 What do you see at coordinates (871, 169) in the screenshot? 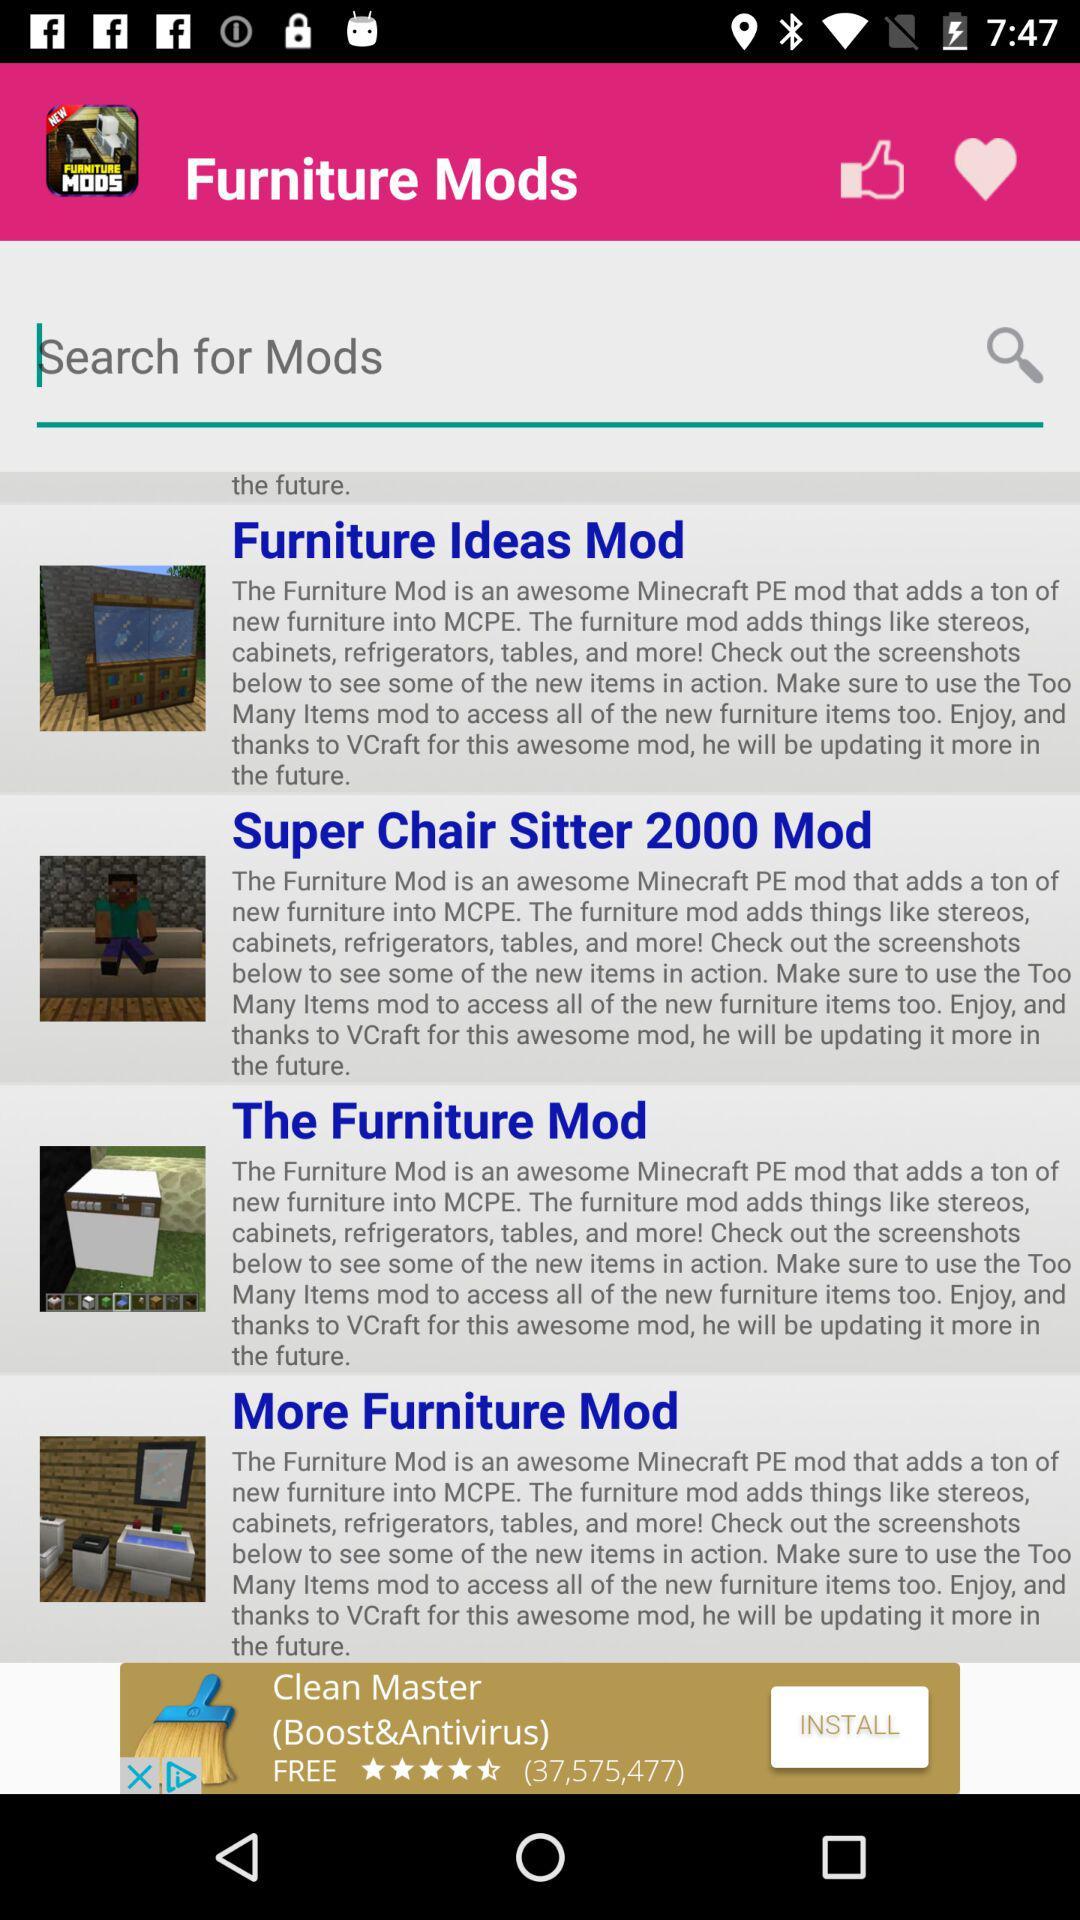
I see `like` at bounding box center [871, 169].